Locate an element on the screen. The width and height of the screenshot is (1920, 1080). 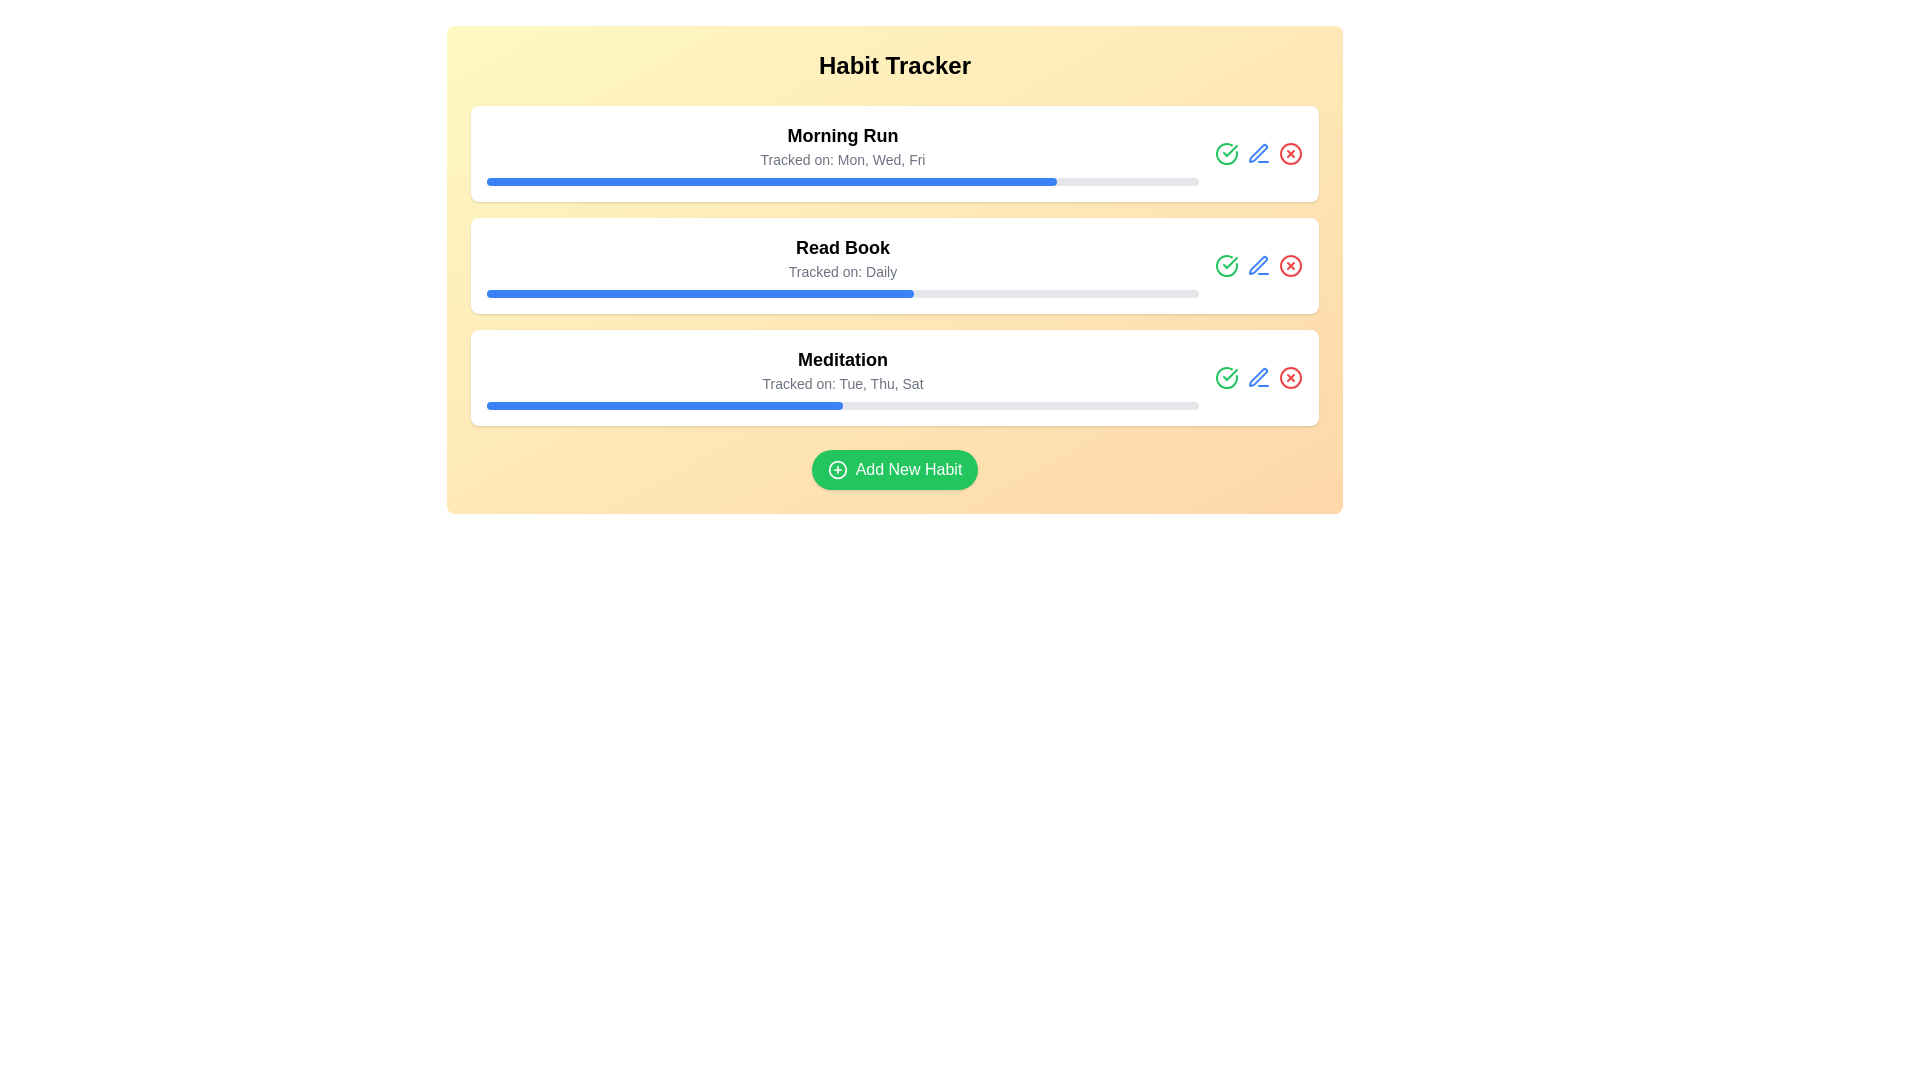
the main title text label at the top of the interface, which serves to identify the purpose of the content below is located at coordinates (893, 64).